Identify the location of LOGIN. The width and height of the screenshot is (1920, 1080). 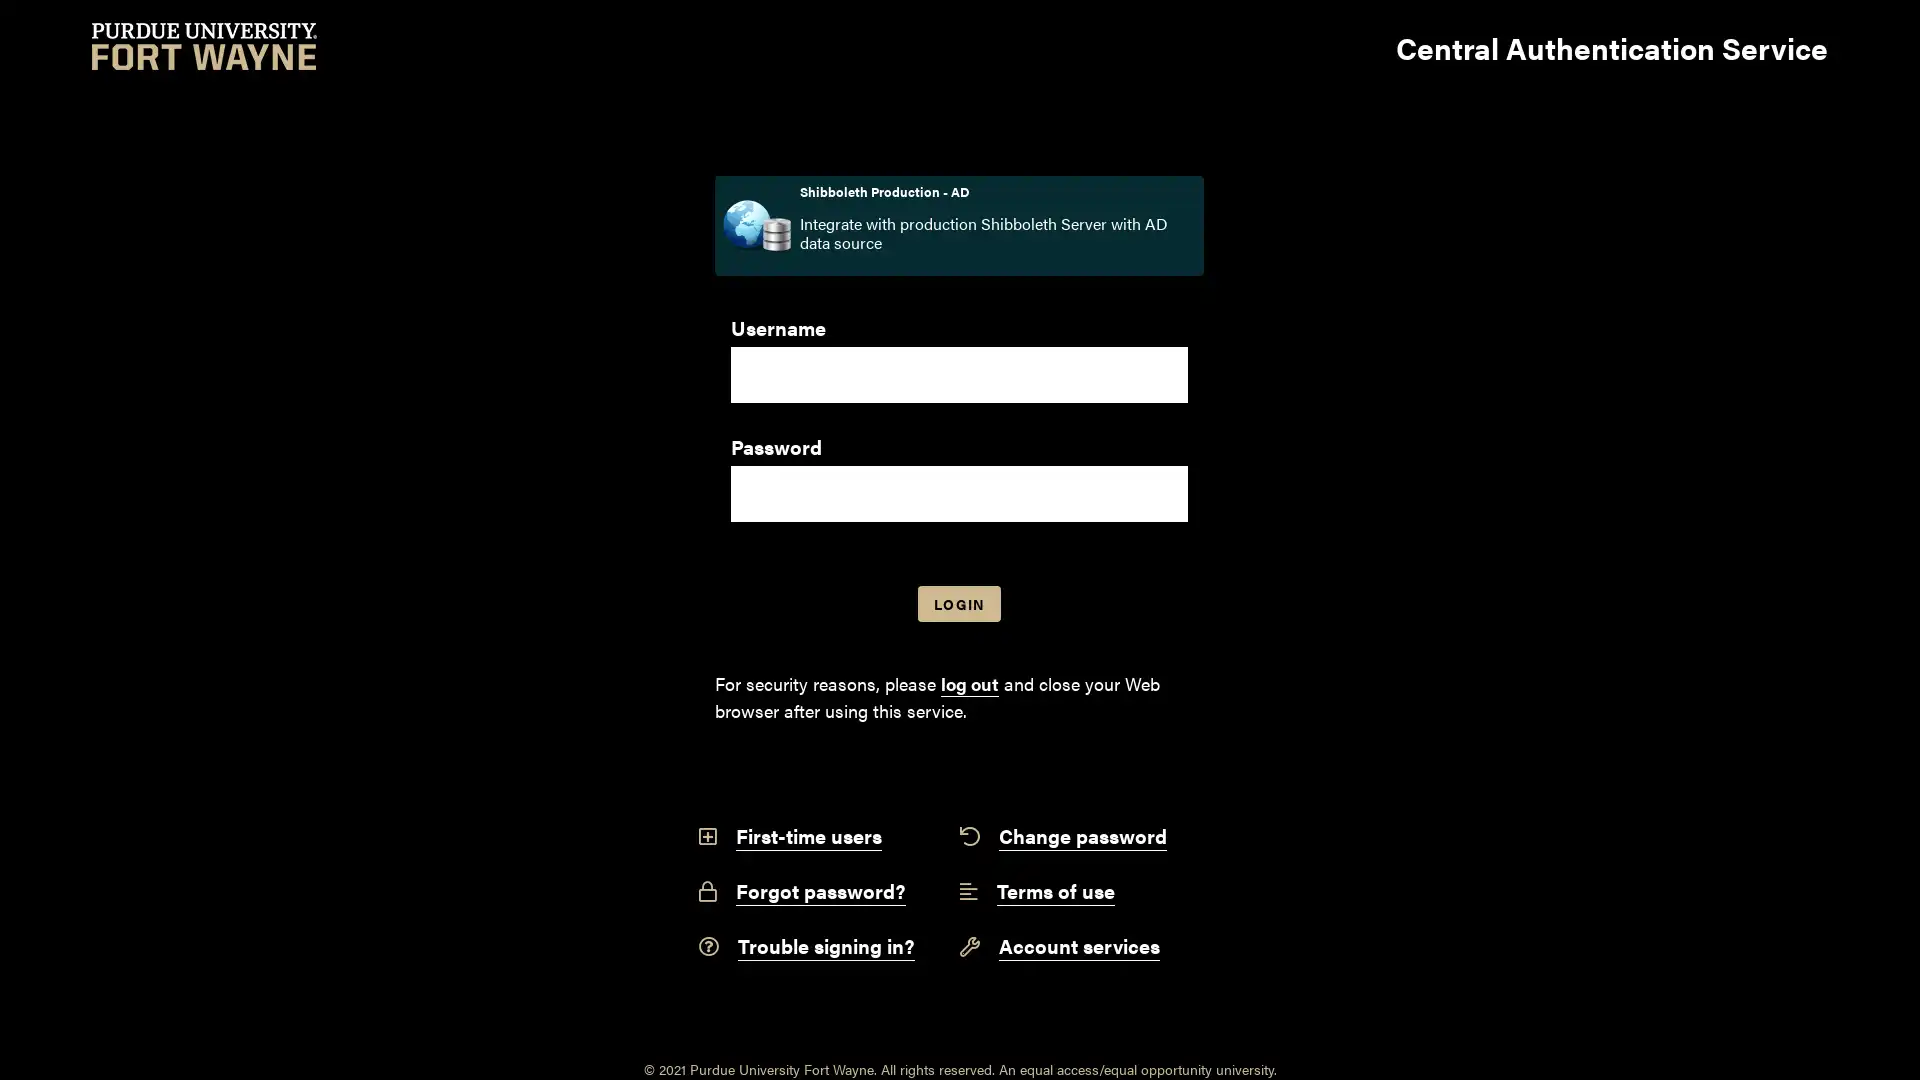
(958, 603).